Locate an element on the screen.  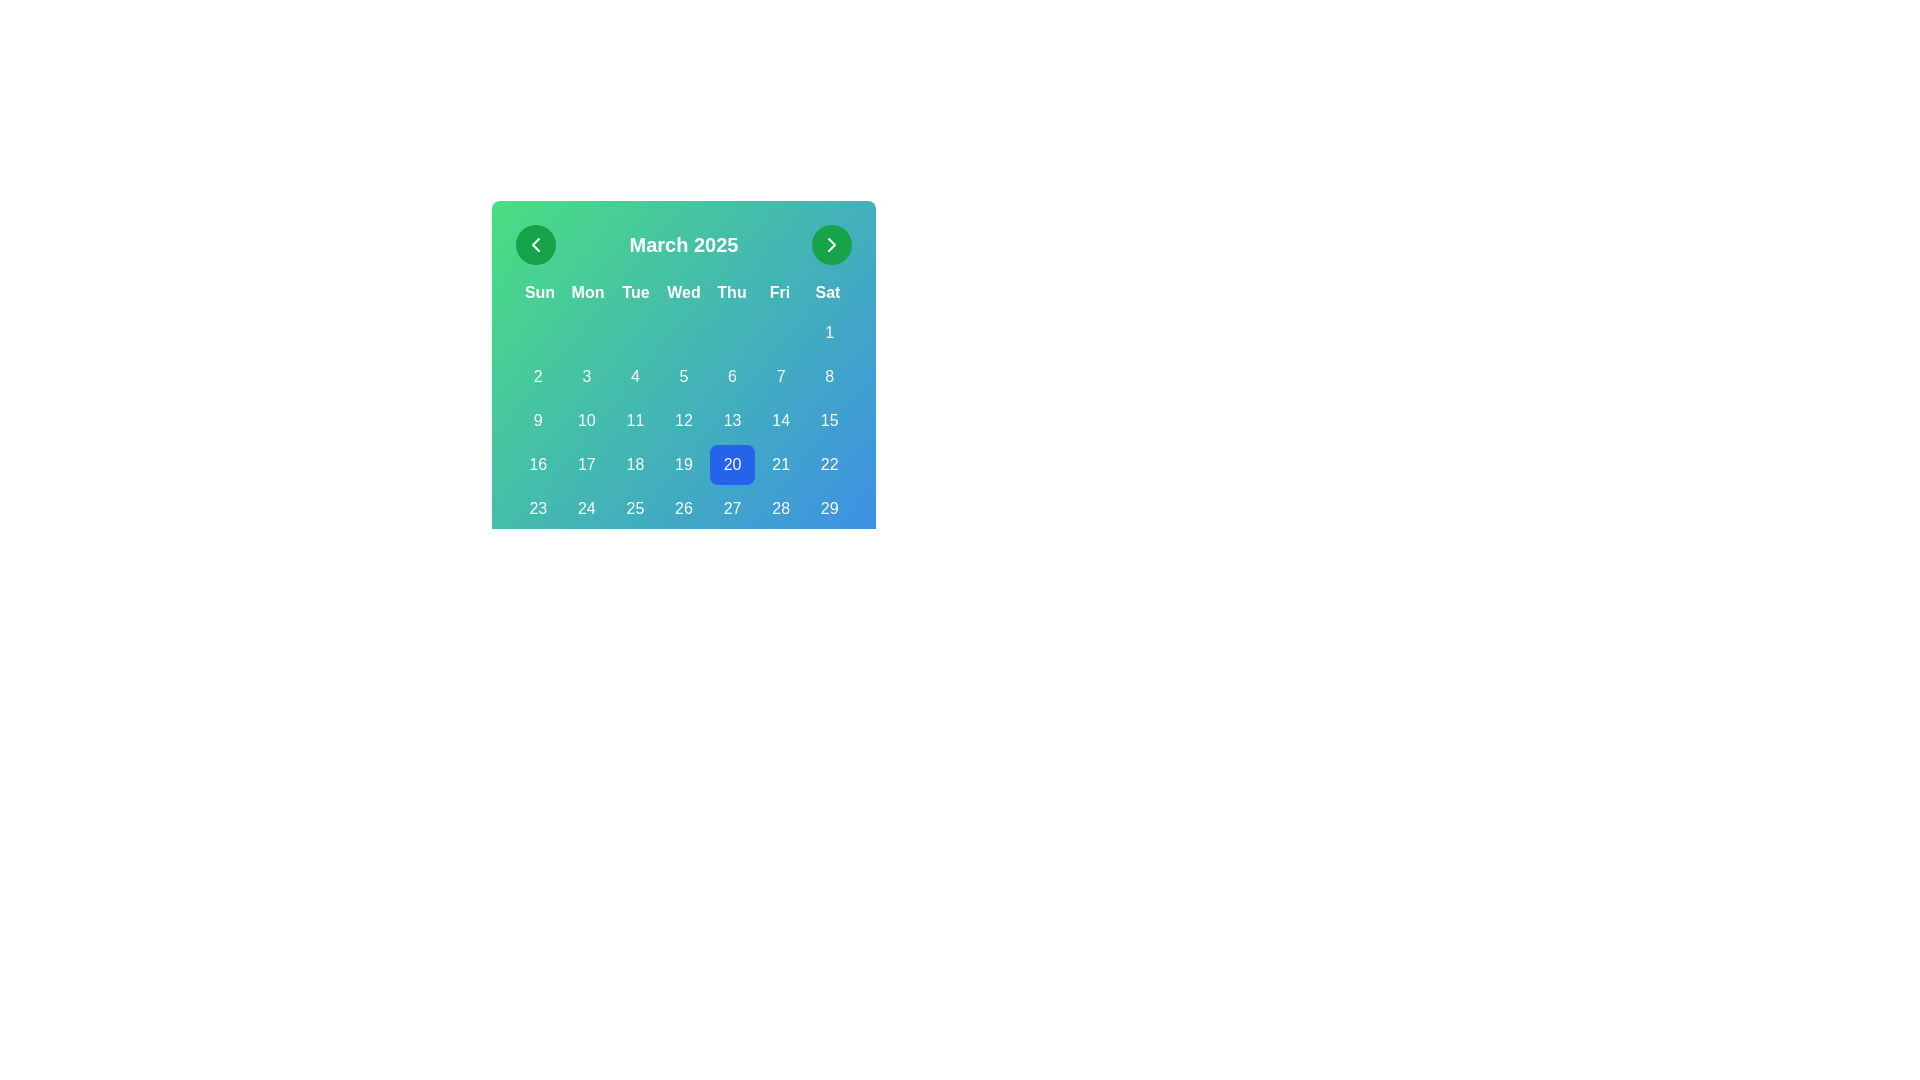
the Text label displaying 'Fri' in white, bold, sans-serif font, located between 'Thu' and 'Sat' in the calendar interface is located at coordinates (778, 293).